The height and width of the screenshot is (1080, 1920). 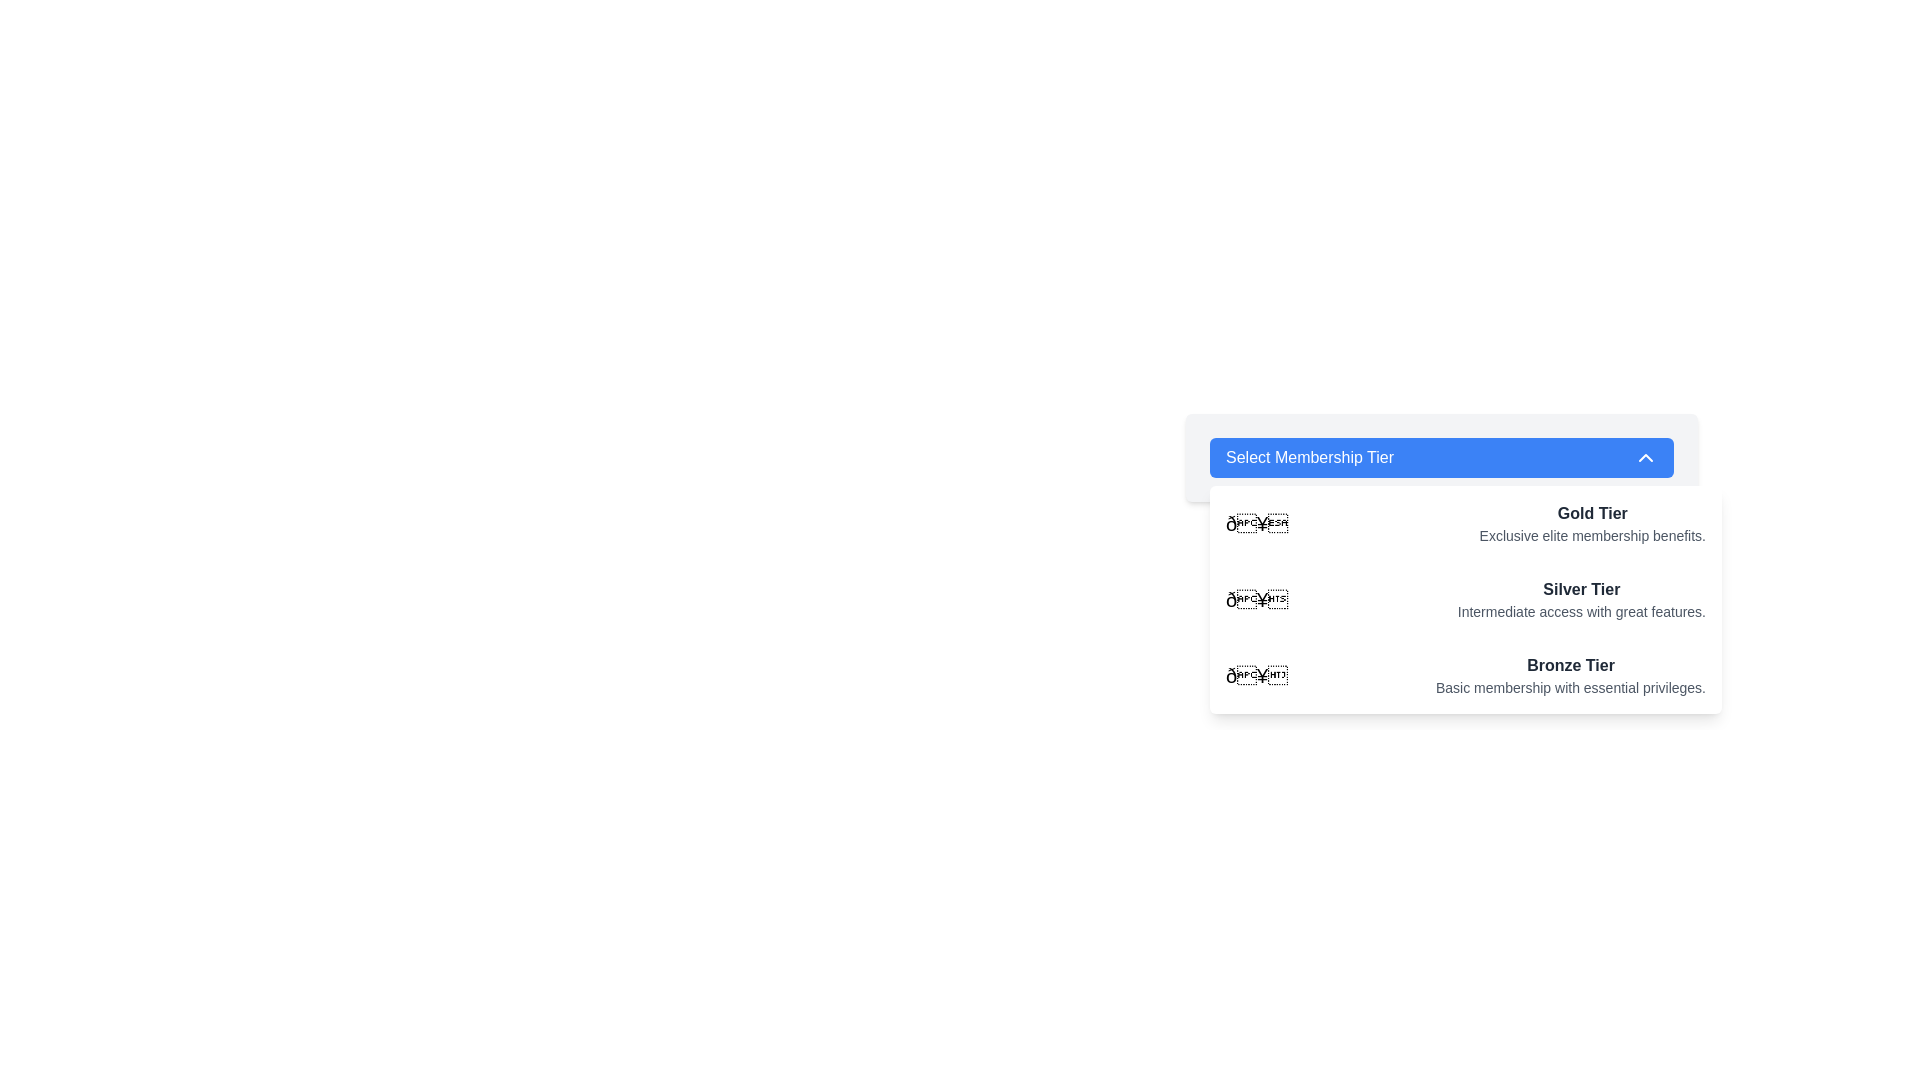 I want to click on the 'Gold Tier' text label, which is styled in bold with dark text, positioned at the top of the membership tier options list, so click(x=1591, y=512).